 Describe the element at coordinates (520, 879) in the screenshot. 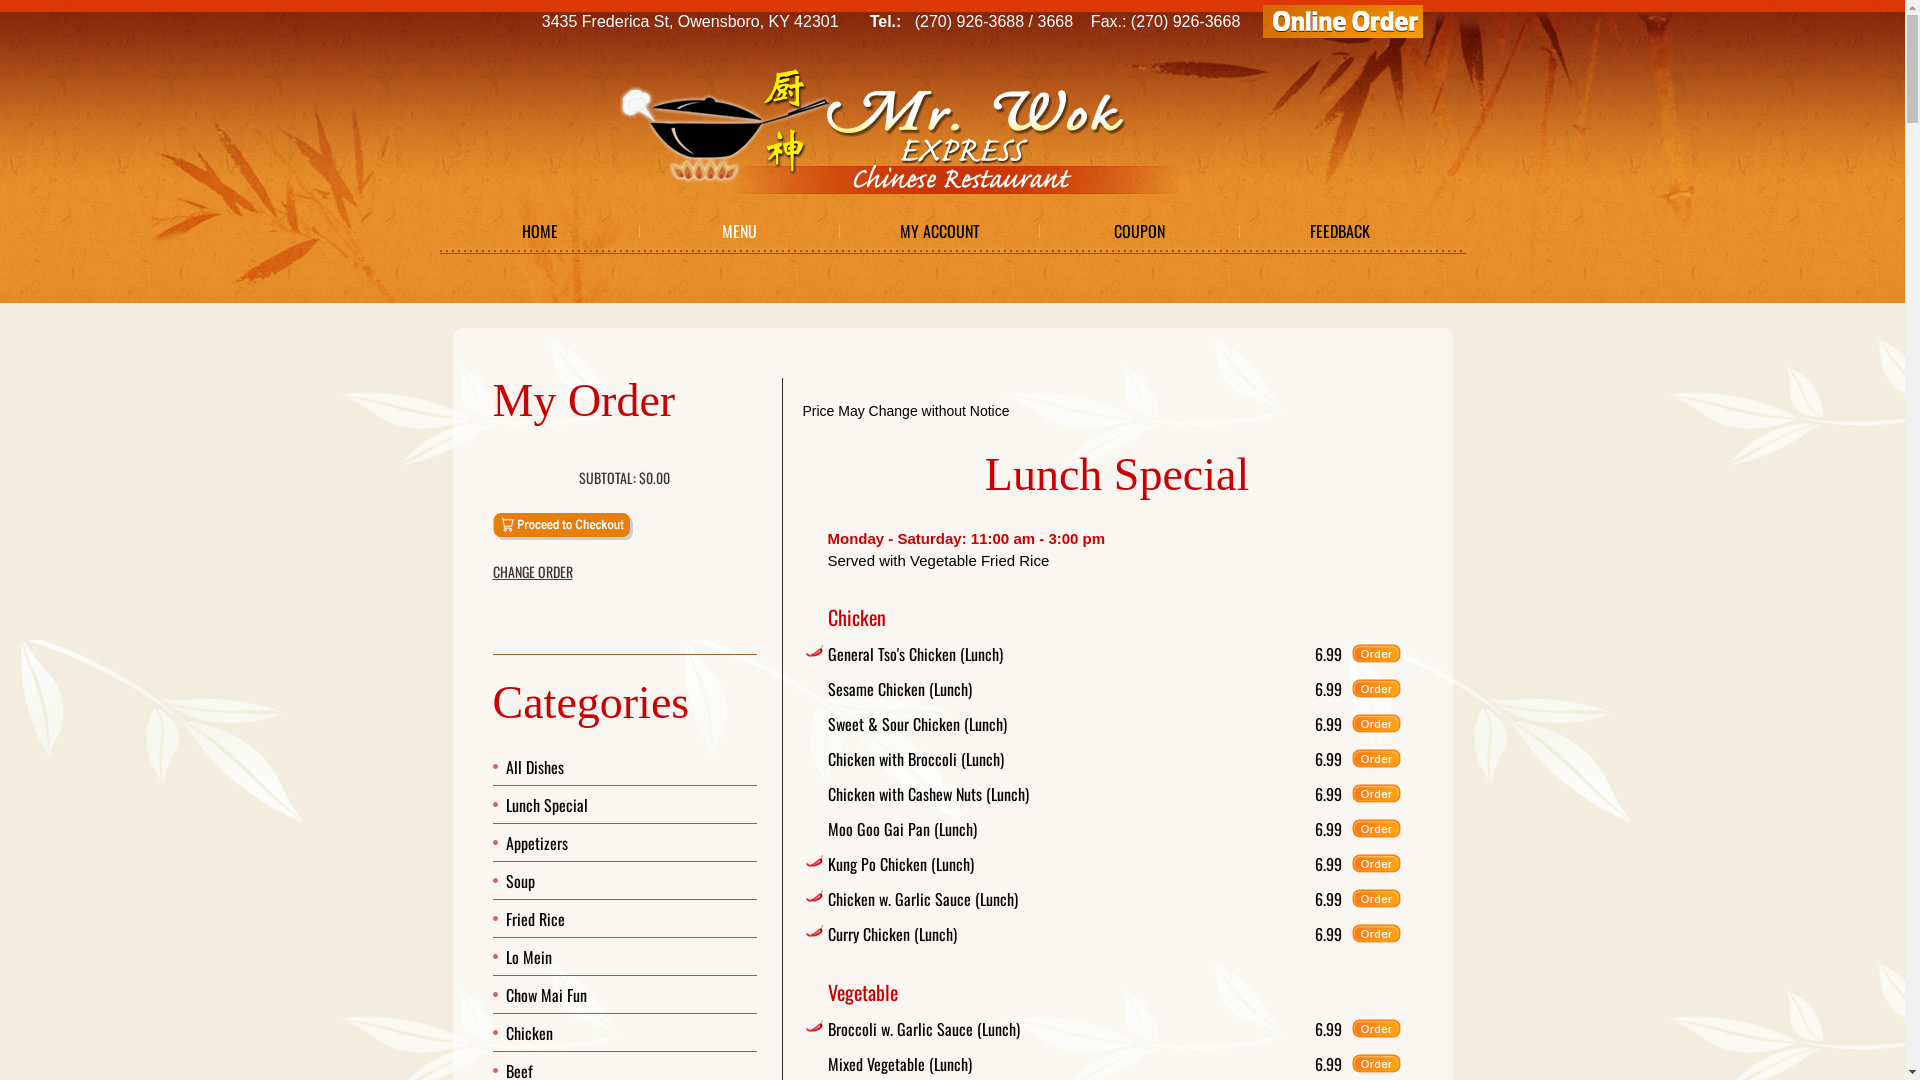

I see `'Soup'` at that location.